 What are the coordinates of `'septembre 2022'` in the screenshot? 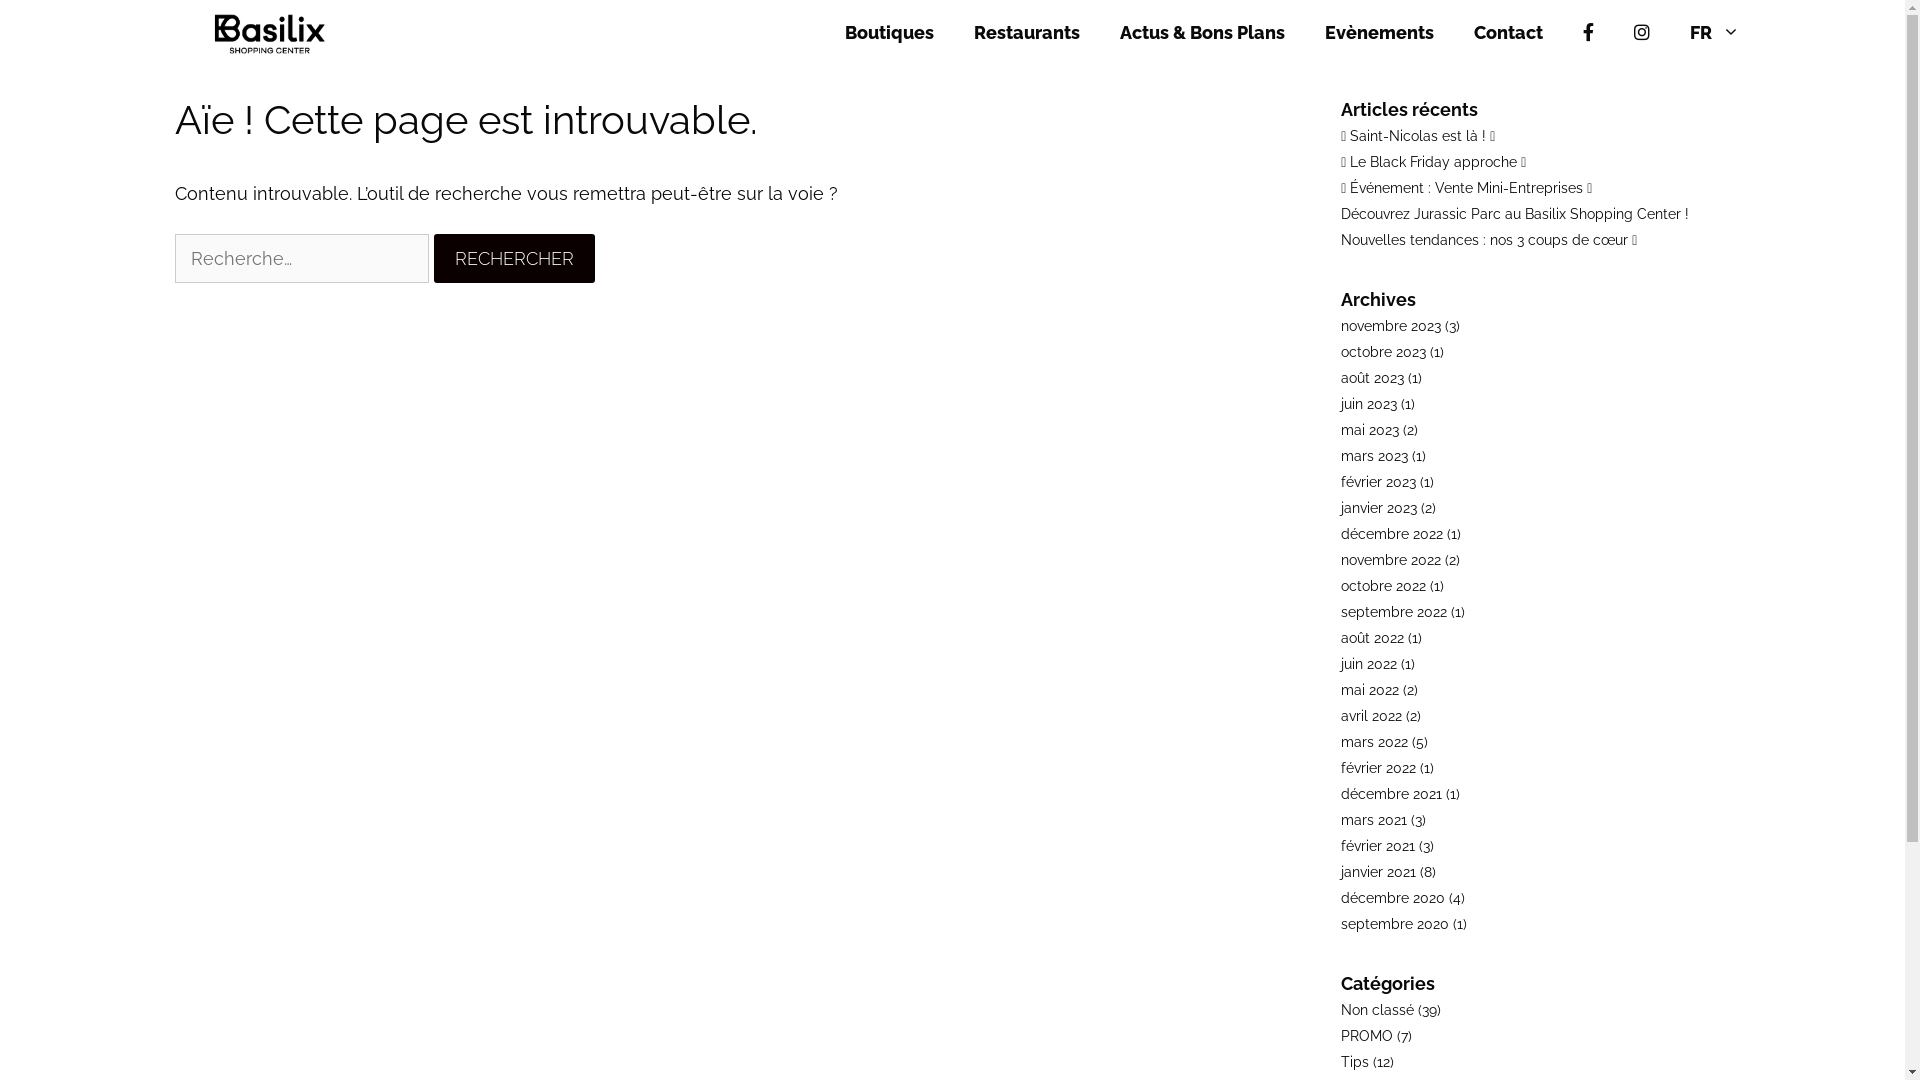 It's located at (1340, 611).